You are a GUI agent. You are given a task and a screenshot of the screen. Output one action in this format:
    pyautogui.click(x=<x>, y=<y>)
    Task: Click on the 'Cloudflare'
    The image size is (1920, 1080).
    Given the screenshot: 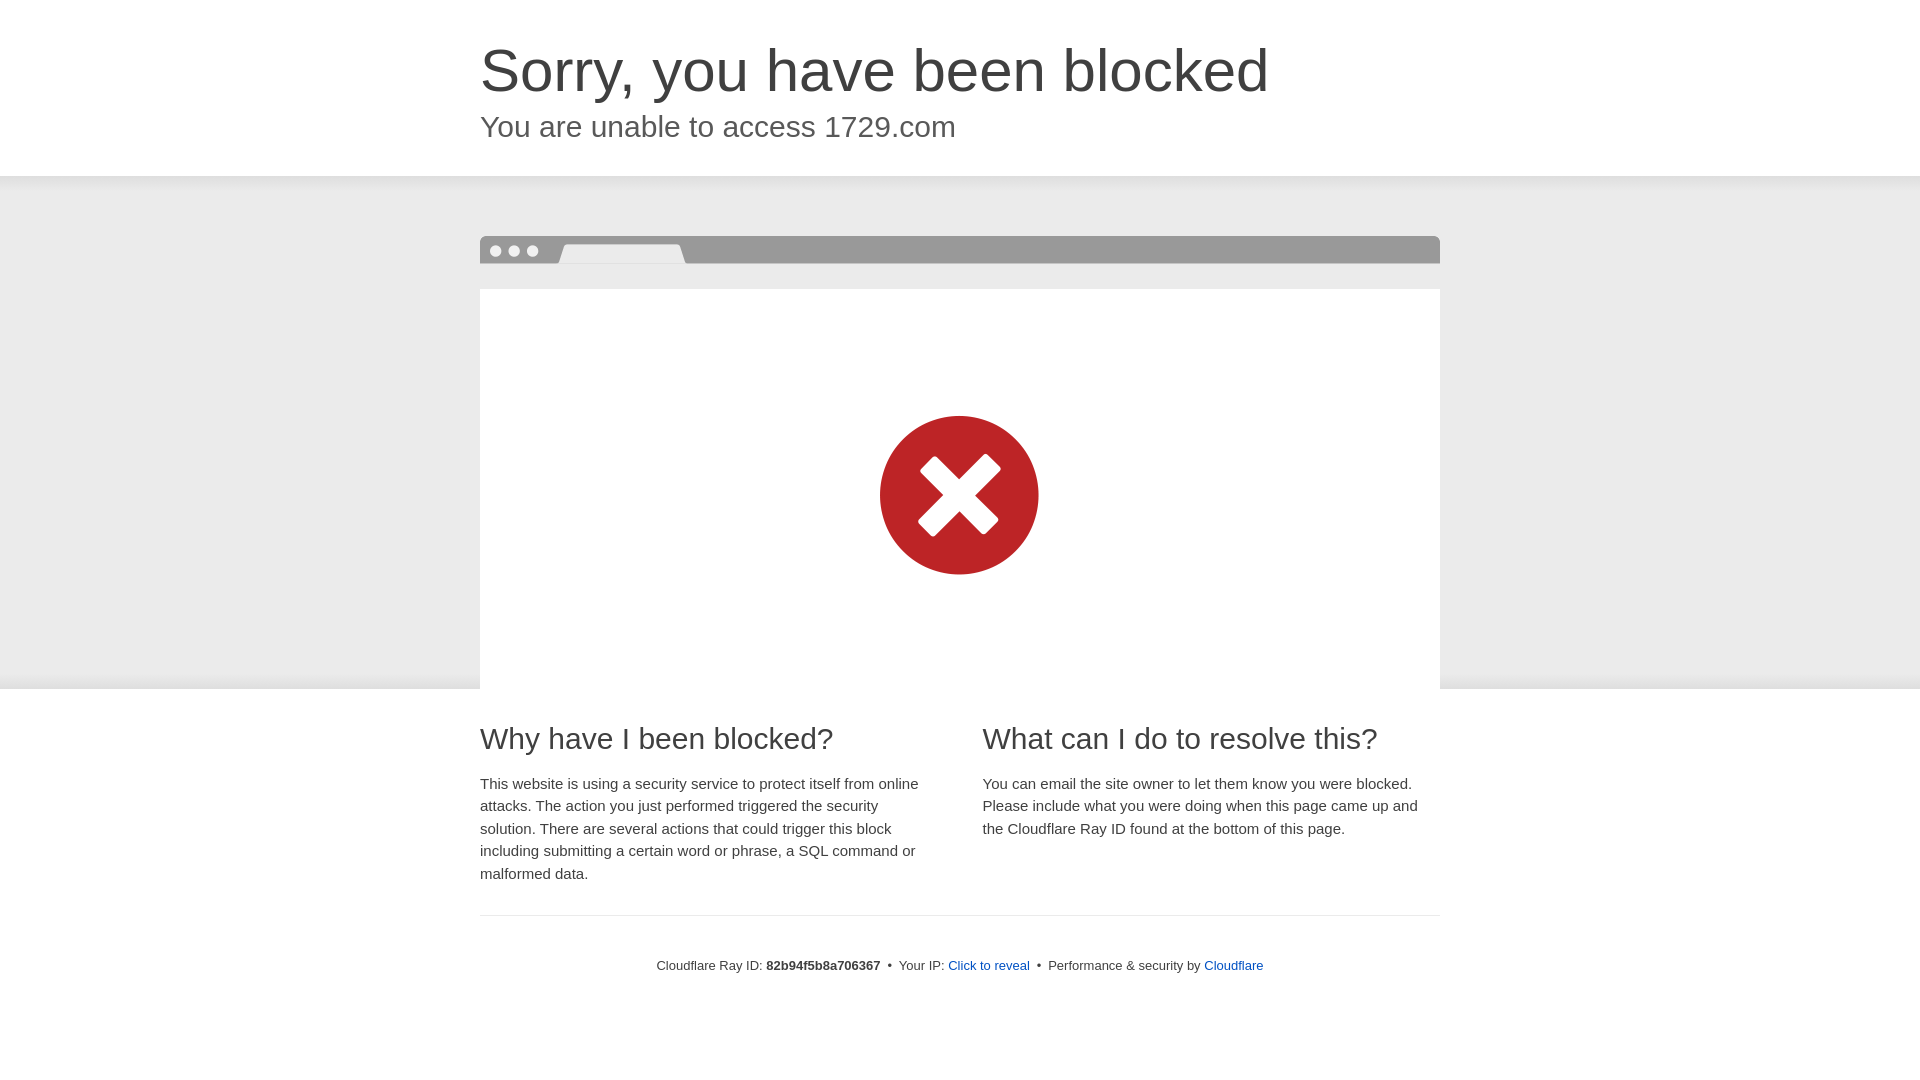 What is the action you would take?
    pyautogui.click(x=1203, y=964)
    